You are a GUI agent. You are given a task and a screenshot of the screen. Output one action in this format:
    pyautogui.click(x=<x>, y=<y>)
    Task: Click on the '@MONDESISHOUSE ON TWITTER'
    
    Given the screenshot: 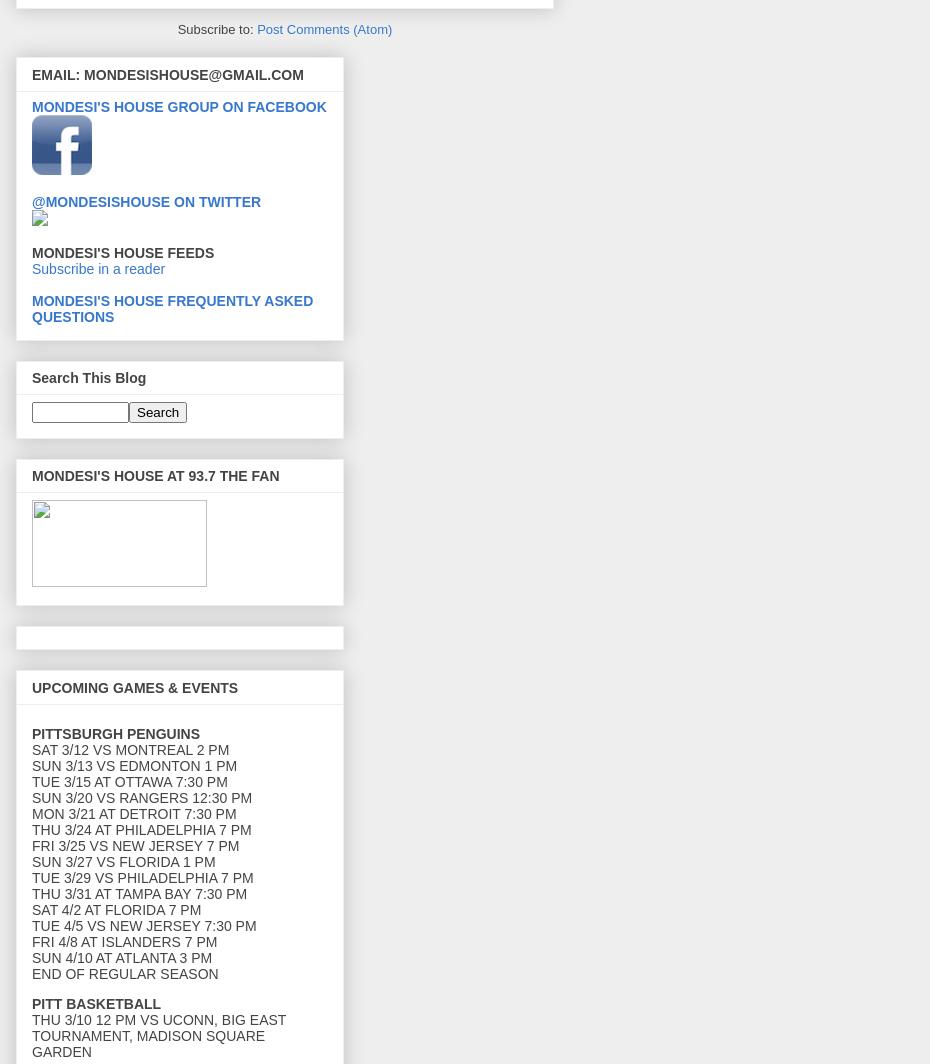 What is the action you would take?
    pyautogui.click(x=146, y=200)
    